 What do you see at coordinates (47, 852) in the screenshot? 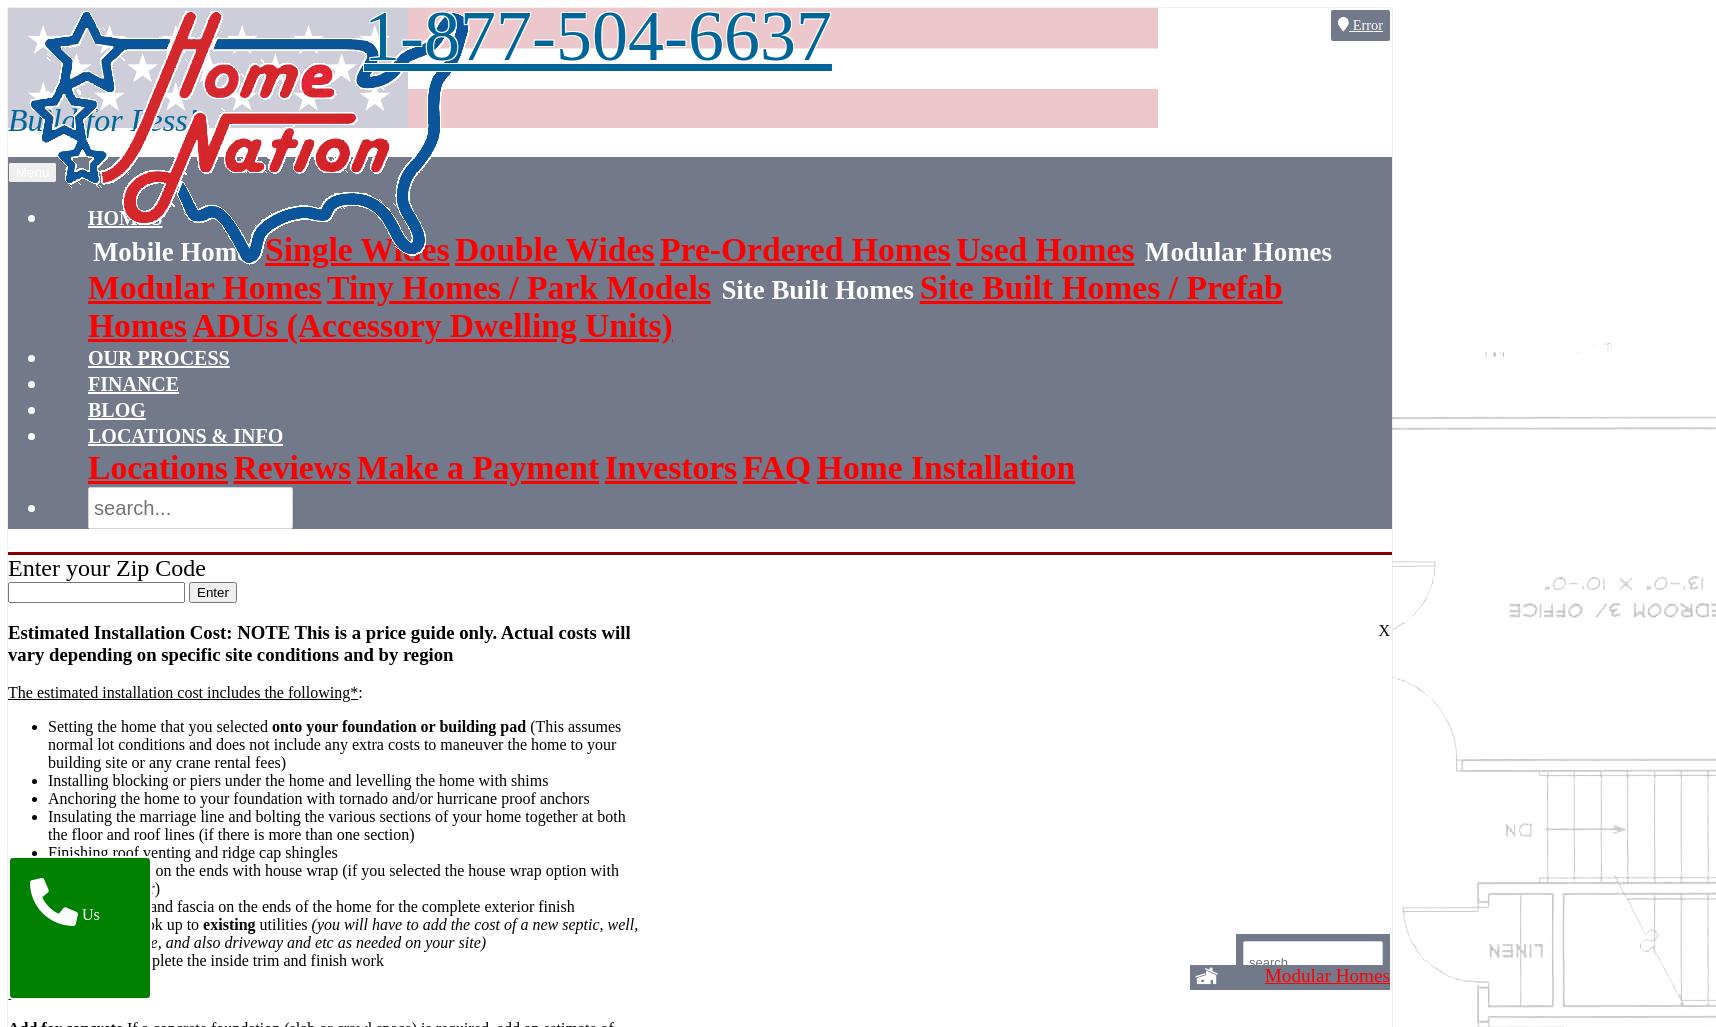
I see `'Finishing roof venting and ridge cap shingles'` at bounding box center [47, 852].